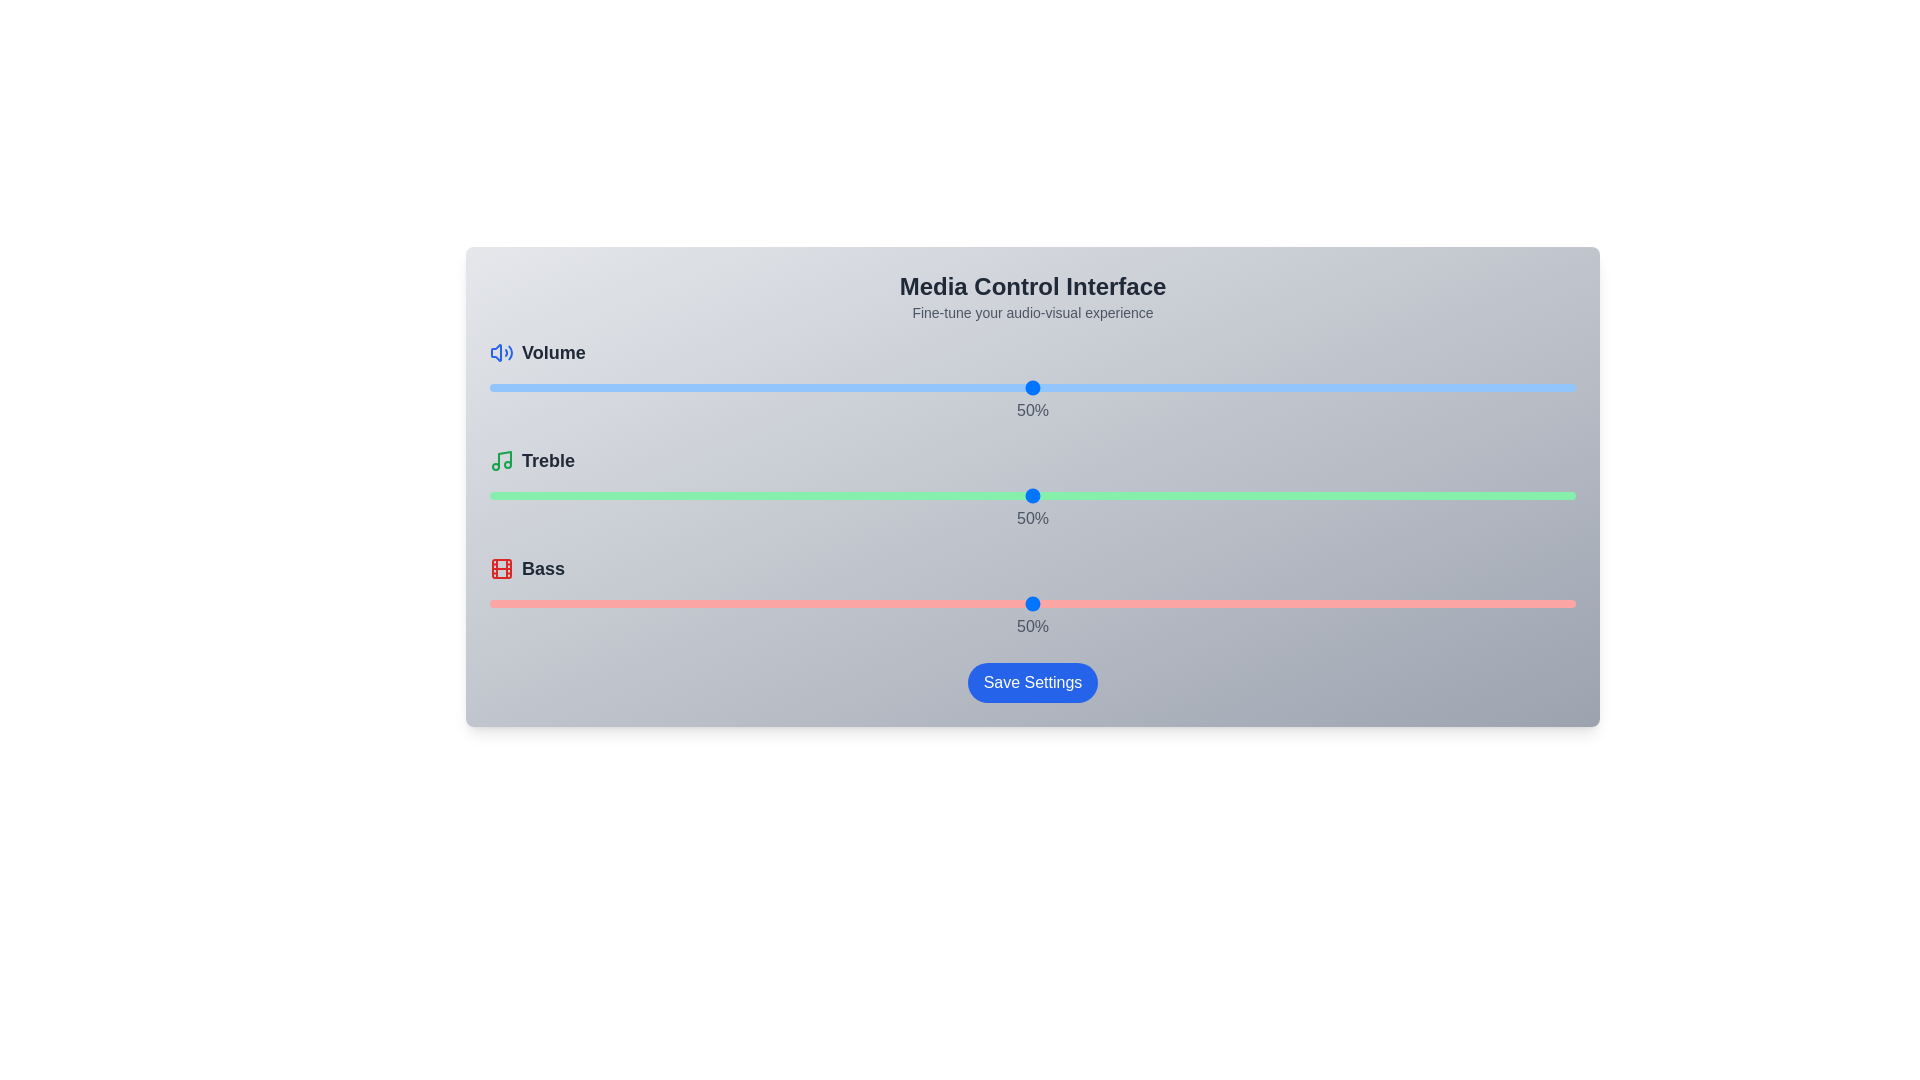 The width and height of the screenshot is (1920, 1080). I want to click on the rounded rectangular button with a blue background and 'Save Settings' text, so click(1032, 681).